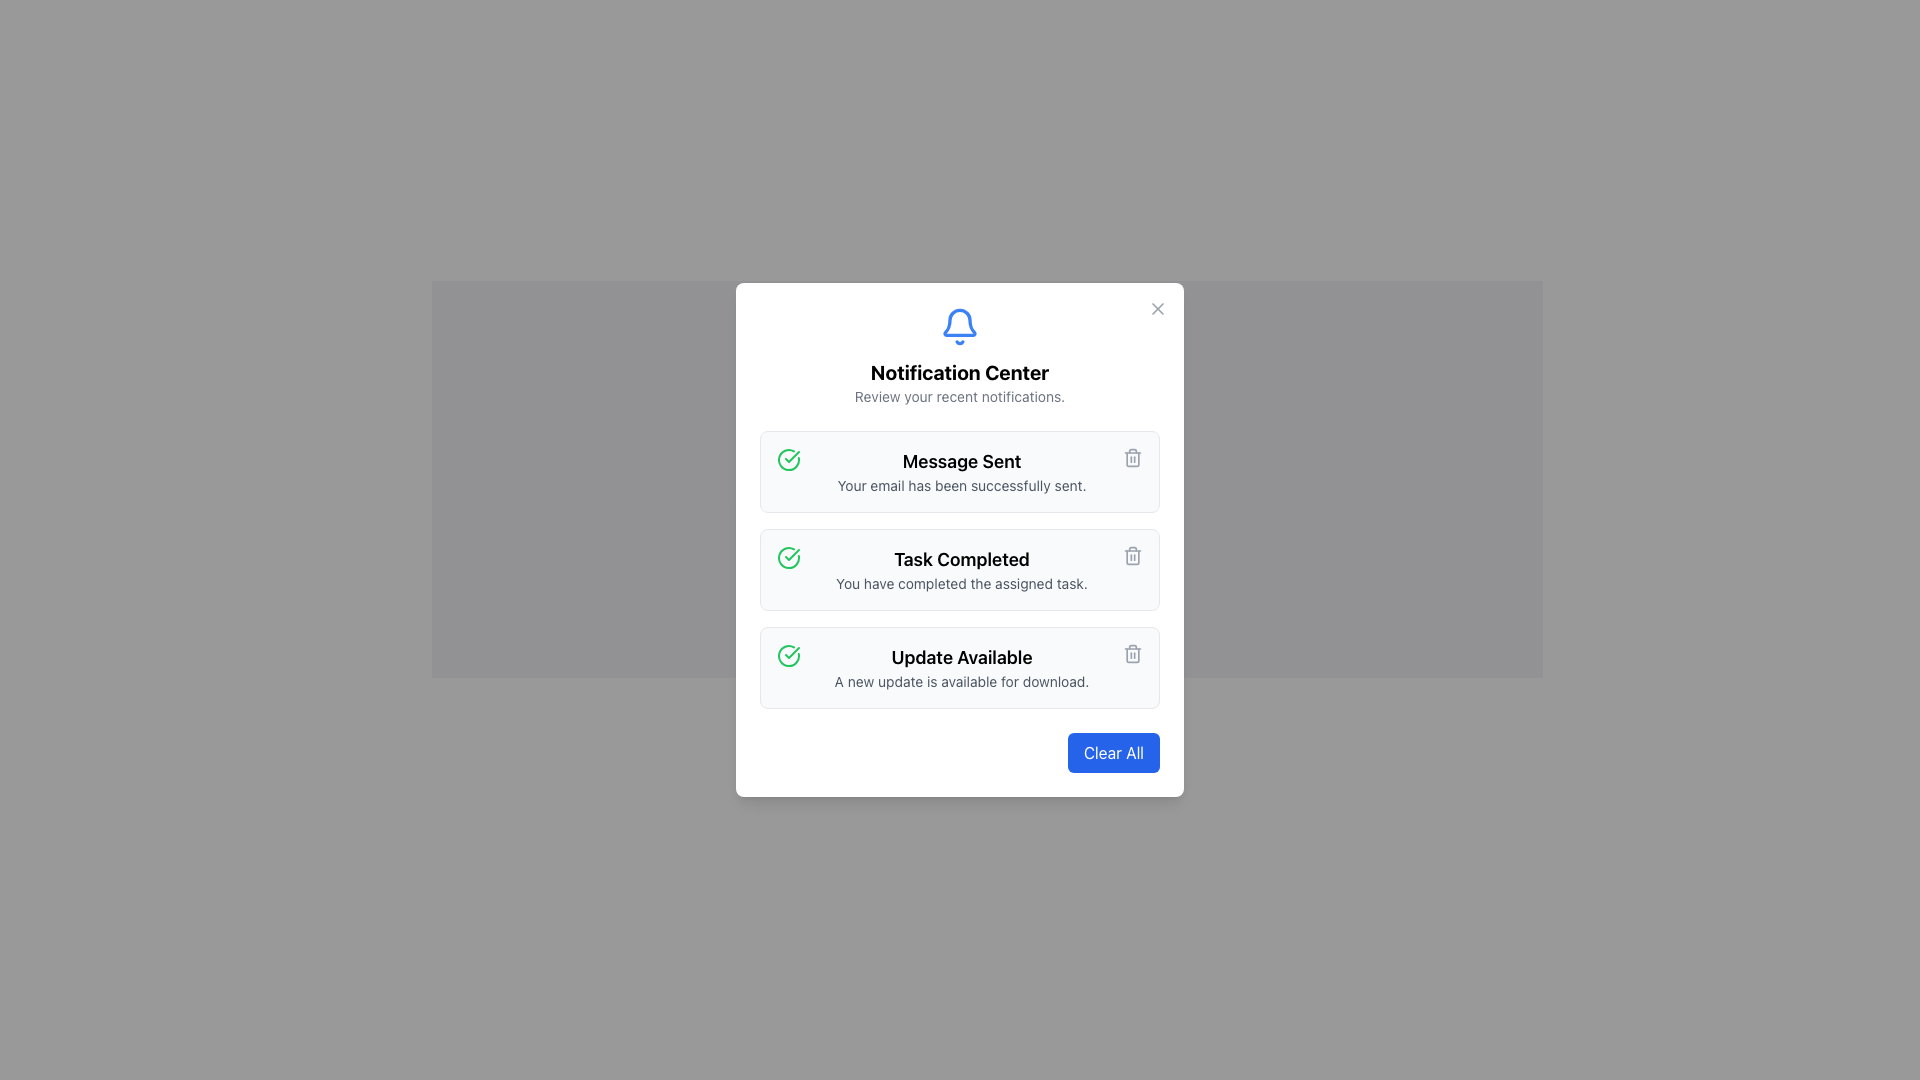  What do you see at coordinates (1157, 308) in the screenshot?
I see `the small 'X' icon button located at the top-right corner of the 'Notification Center' modal to trigger the color change` at bounding box center [1157, 308].